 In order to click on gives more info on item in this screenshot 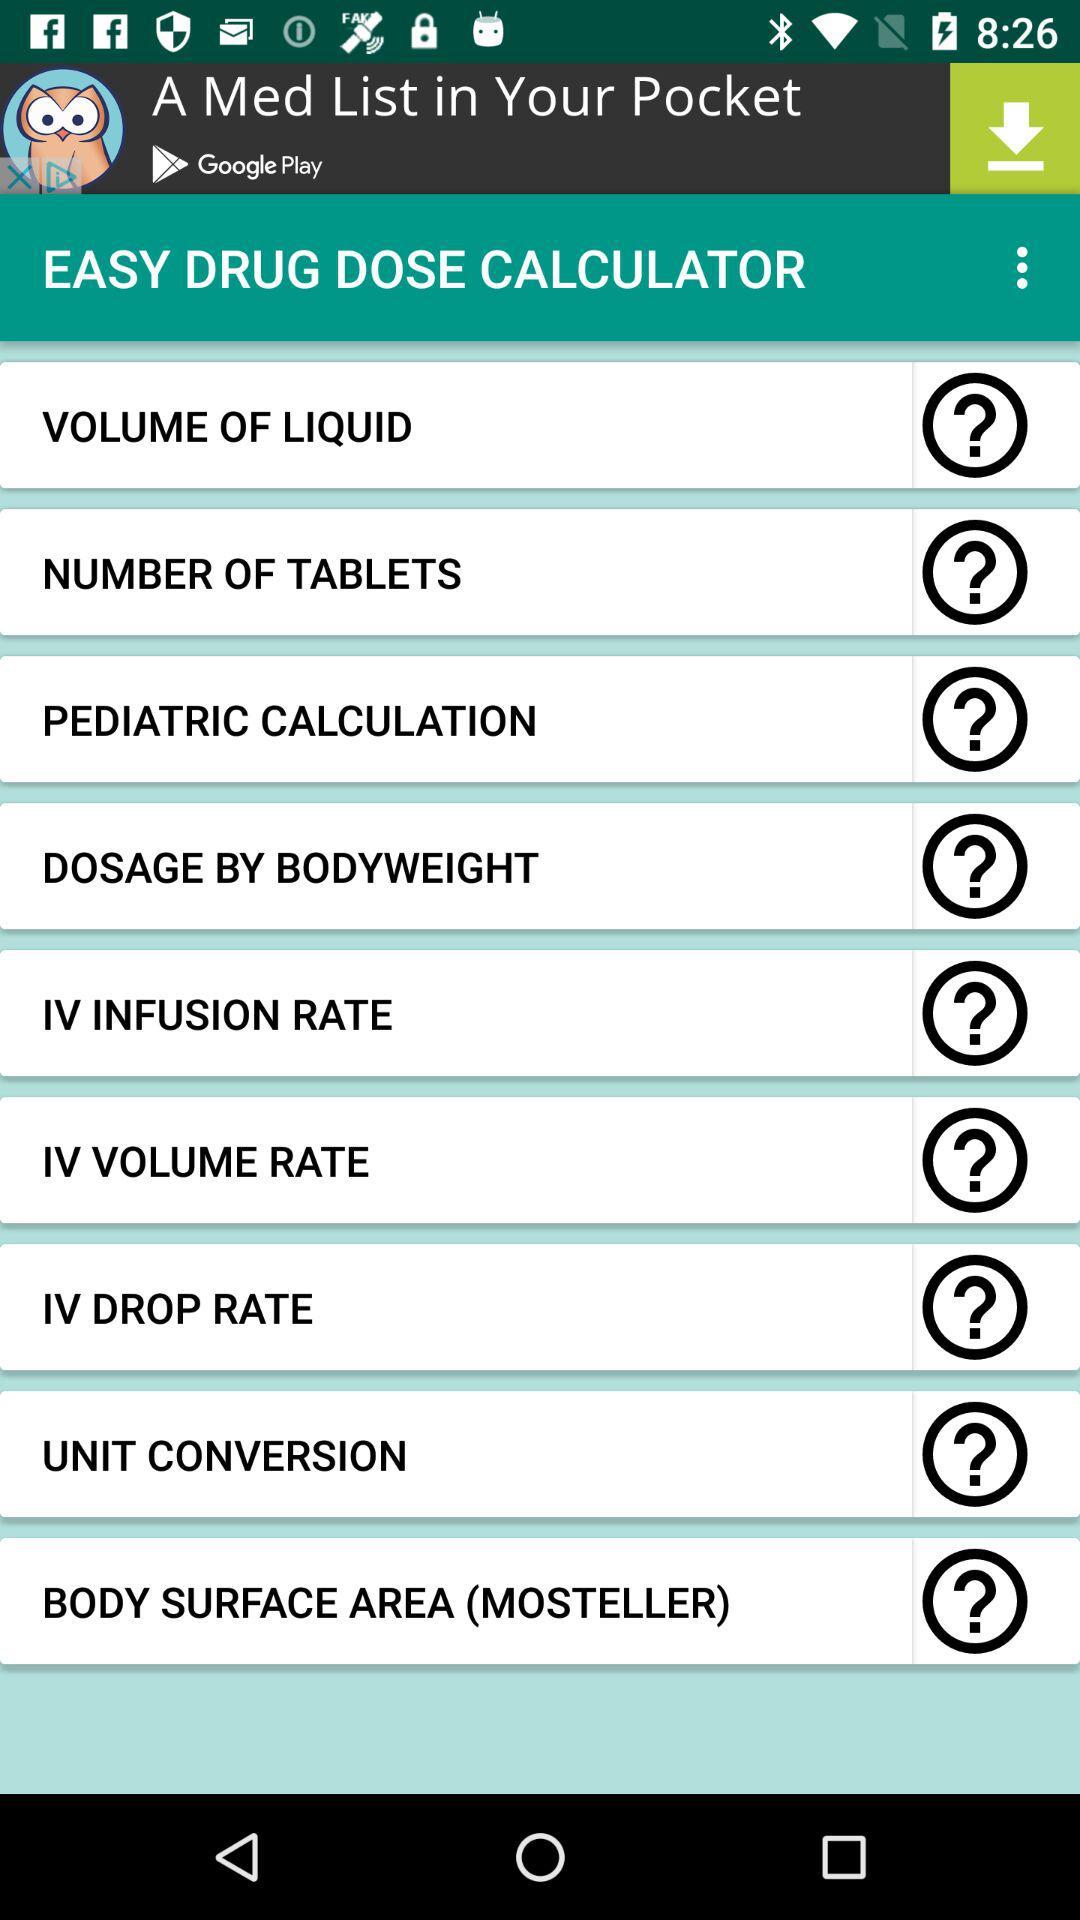, I will do `click(974, 424)`.